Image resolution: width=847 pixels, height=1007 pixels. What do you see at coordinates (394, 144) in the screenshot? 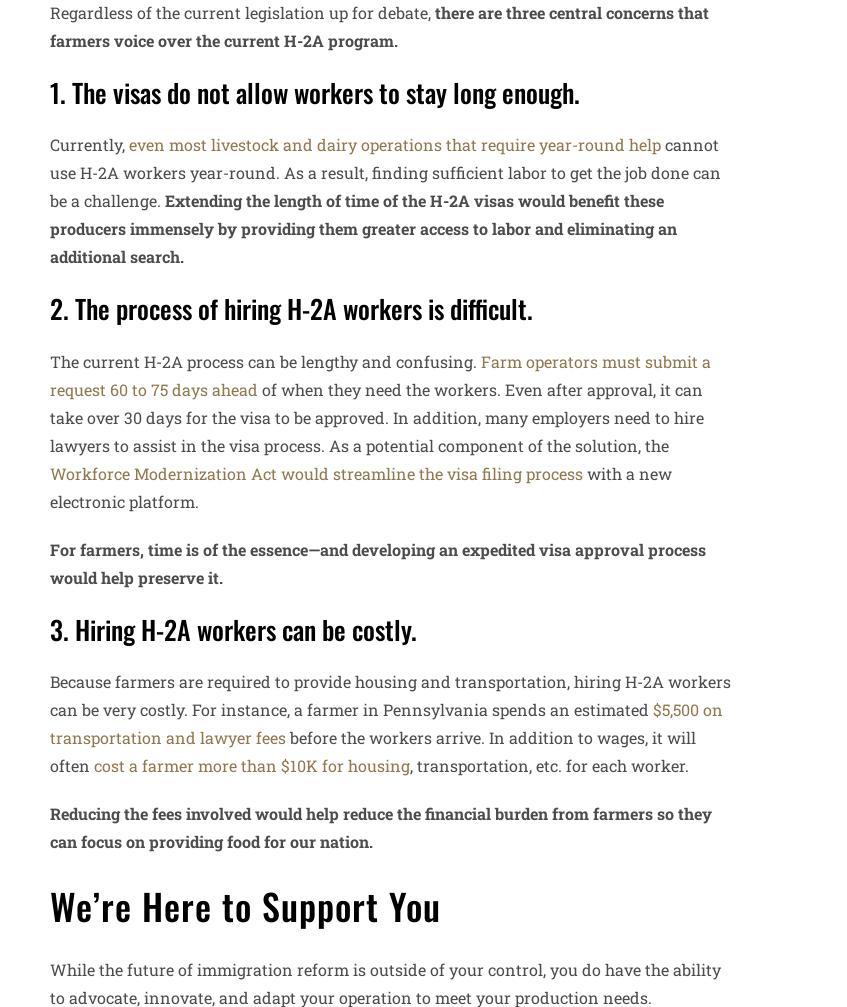
I see `'even most livestock and dairy operations that require year-round help'` at bounding box center [394, 144].